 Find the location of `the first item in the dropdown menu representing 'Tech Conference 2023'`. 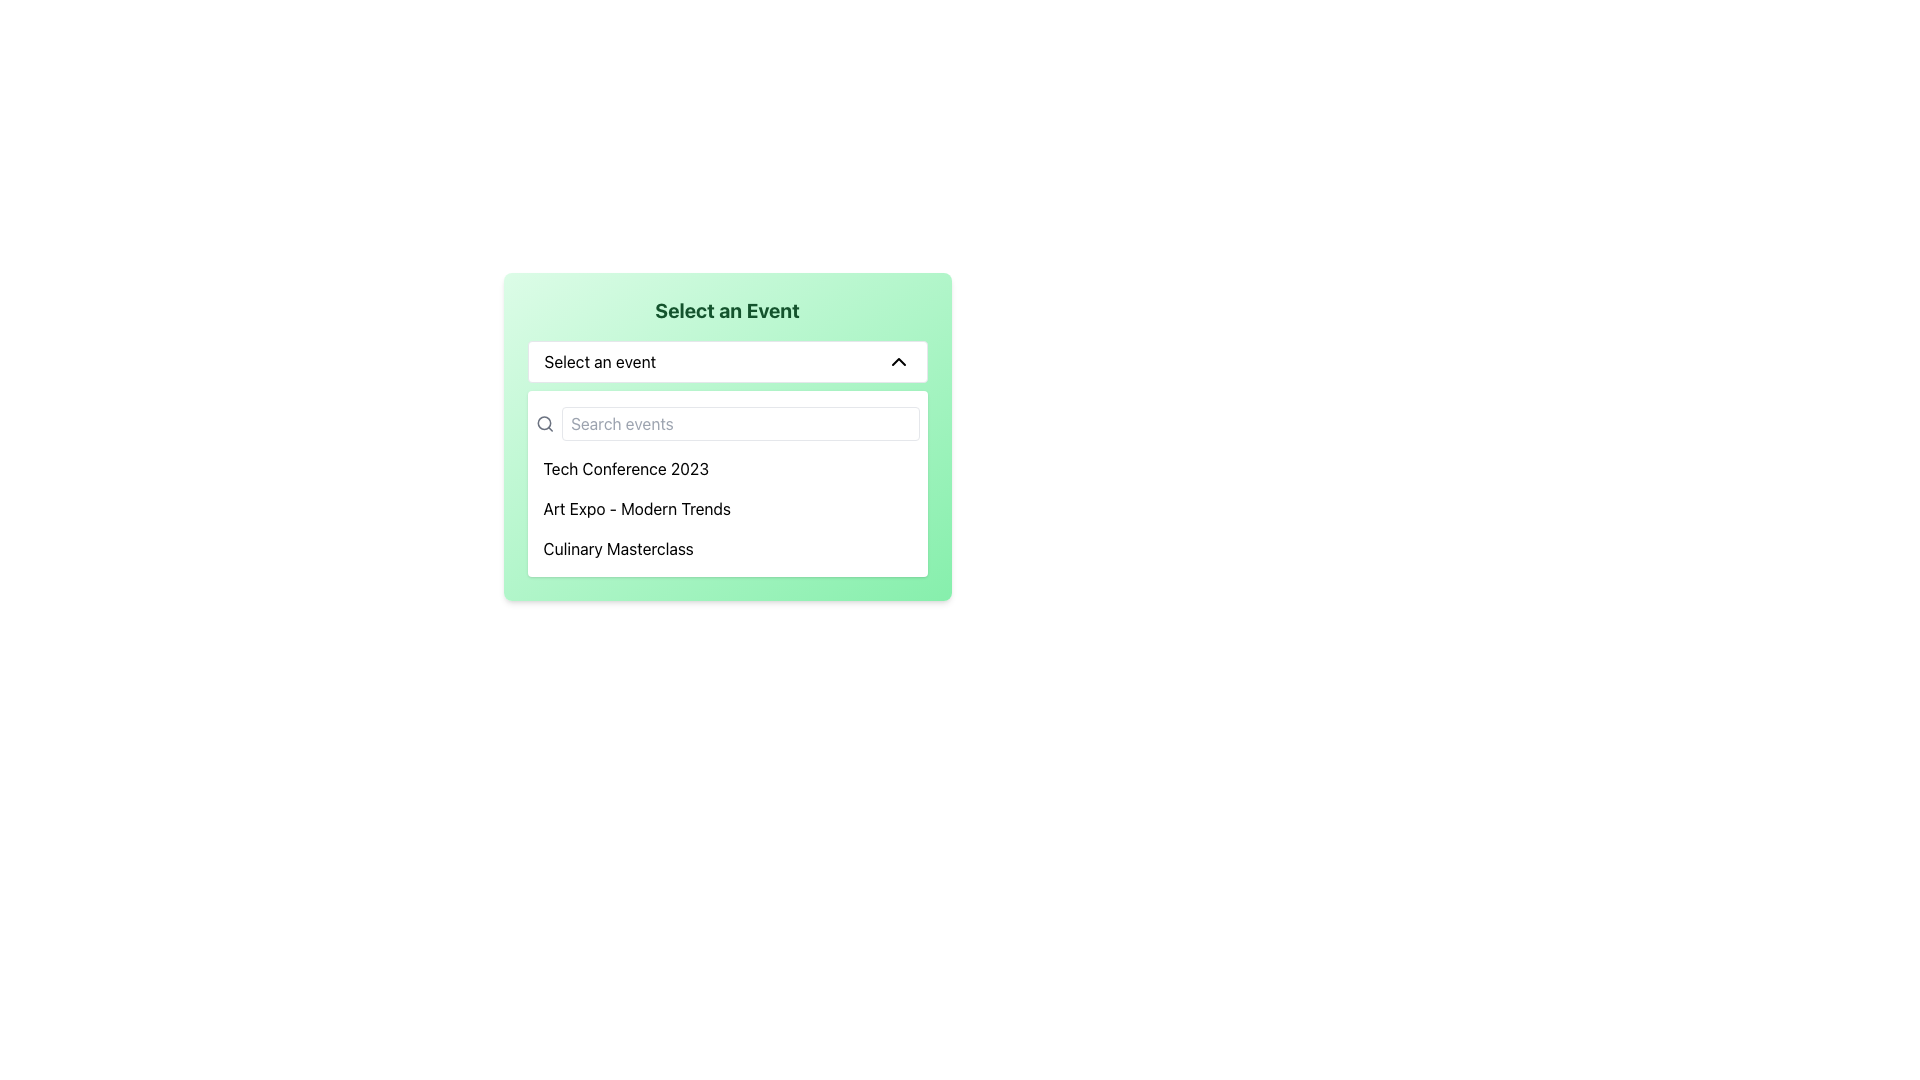

the first item in the dropdown menu representing 'Tech Conference 2023' is located at coordinates (726, 469).